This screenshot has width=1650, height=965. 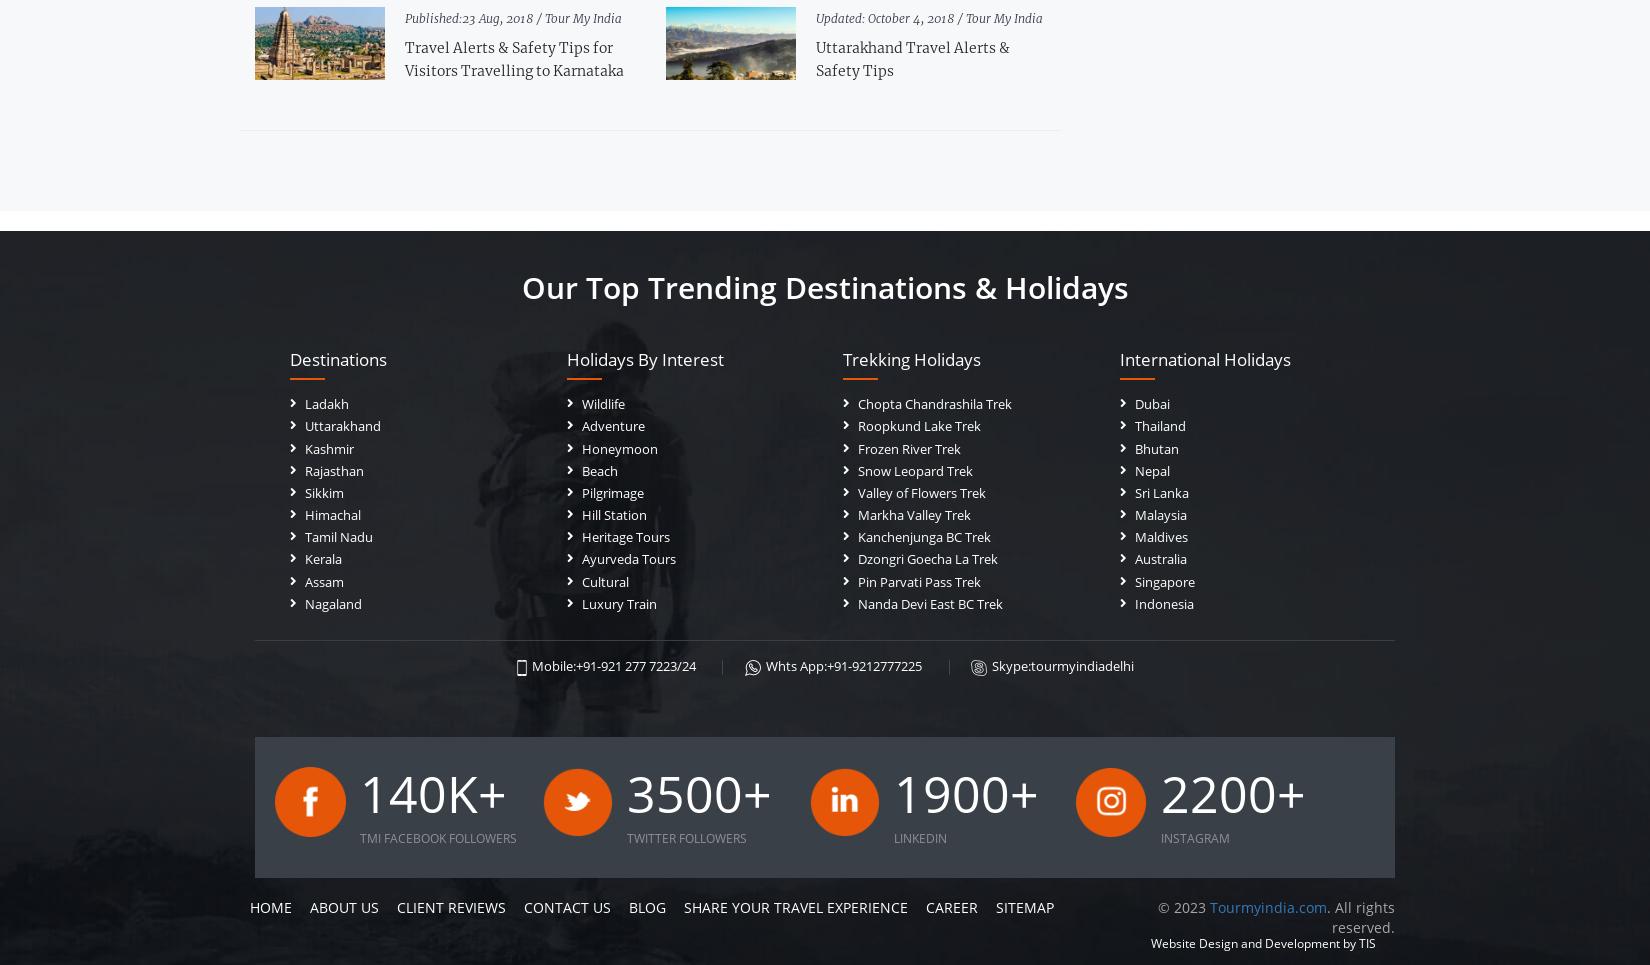 I want to click on 'Dubai', so click(x=1151, y=403).